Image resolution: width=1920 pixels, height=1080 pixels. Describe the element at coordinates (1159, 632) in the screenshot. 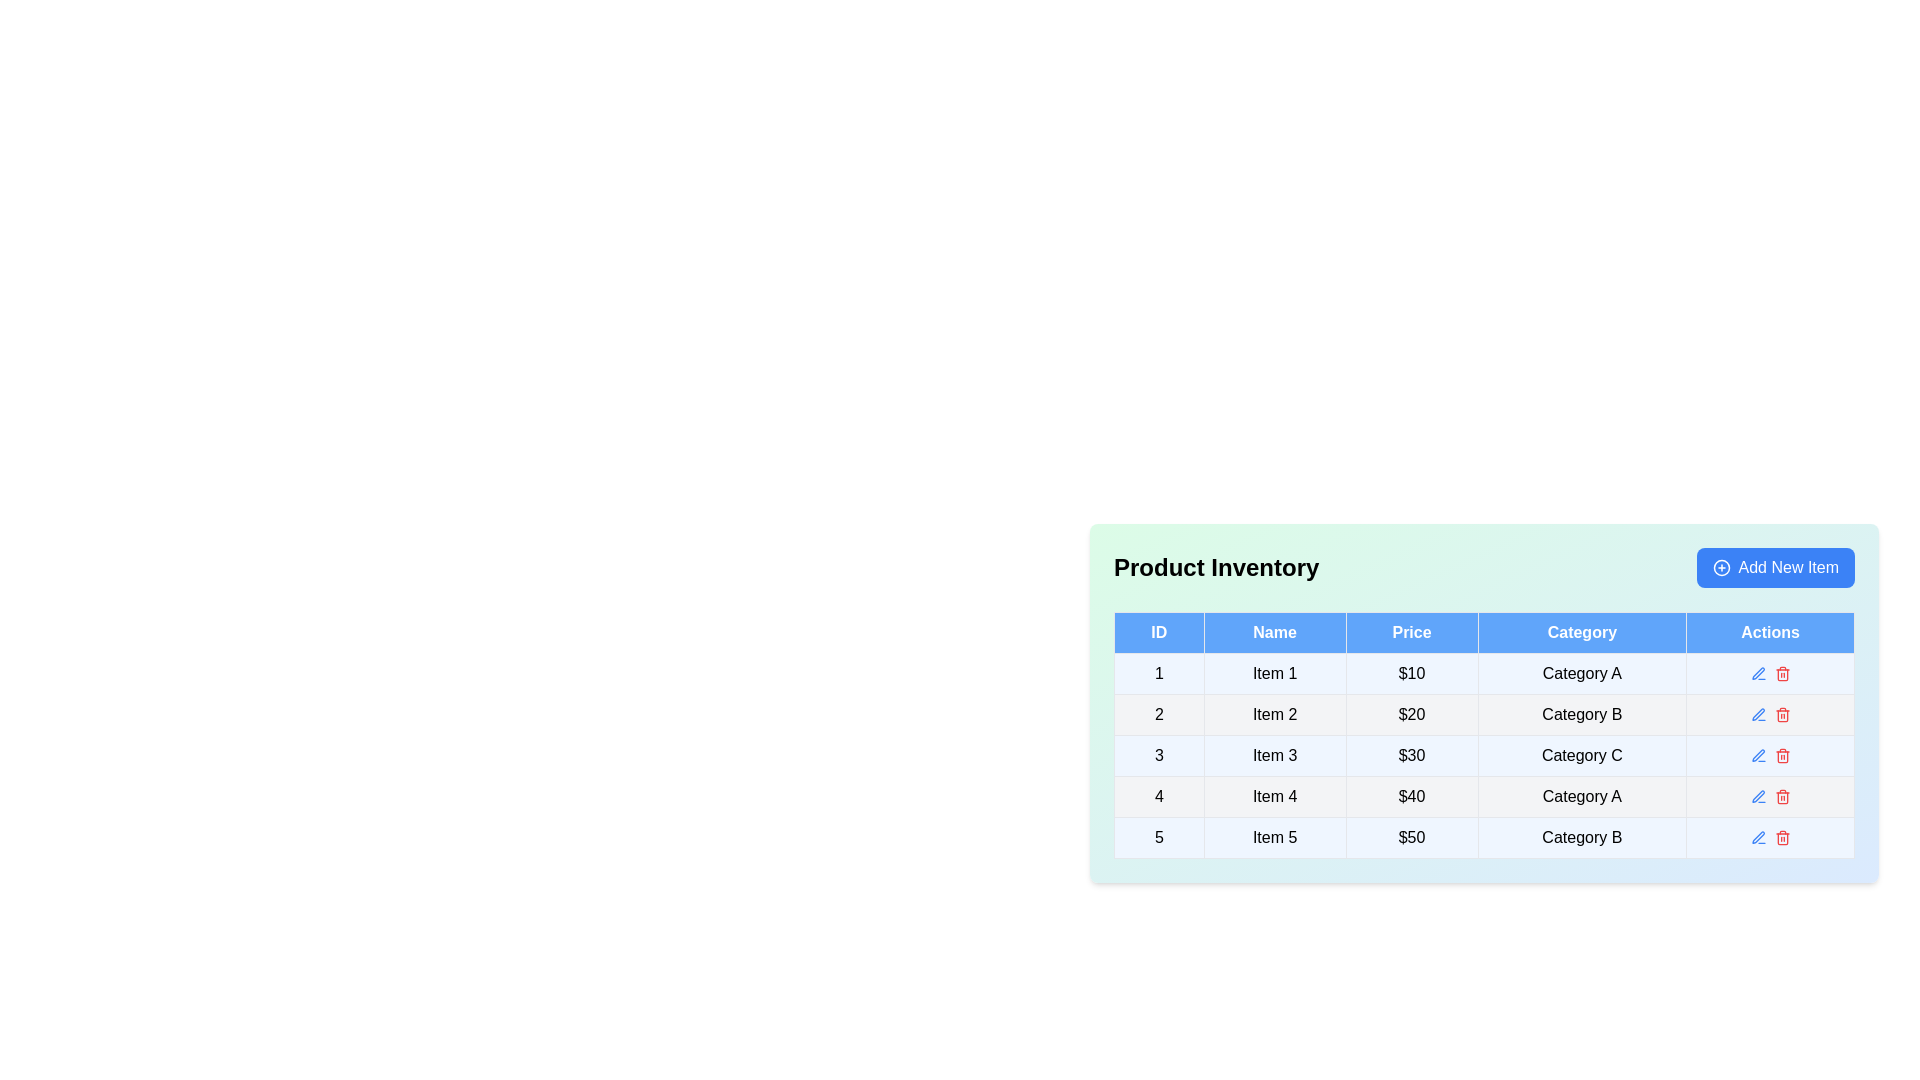

I see `the Table Header Cell that indicates the 'ID' column in the tabular data layout, located at the top-left side of the table` at that location.